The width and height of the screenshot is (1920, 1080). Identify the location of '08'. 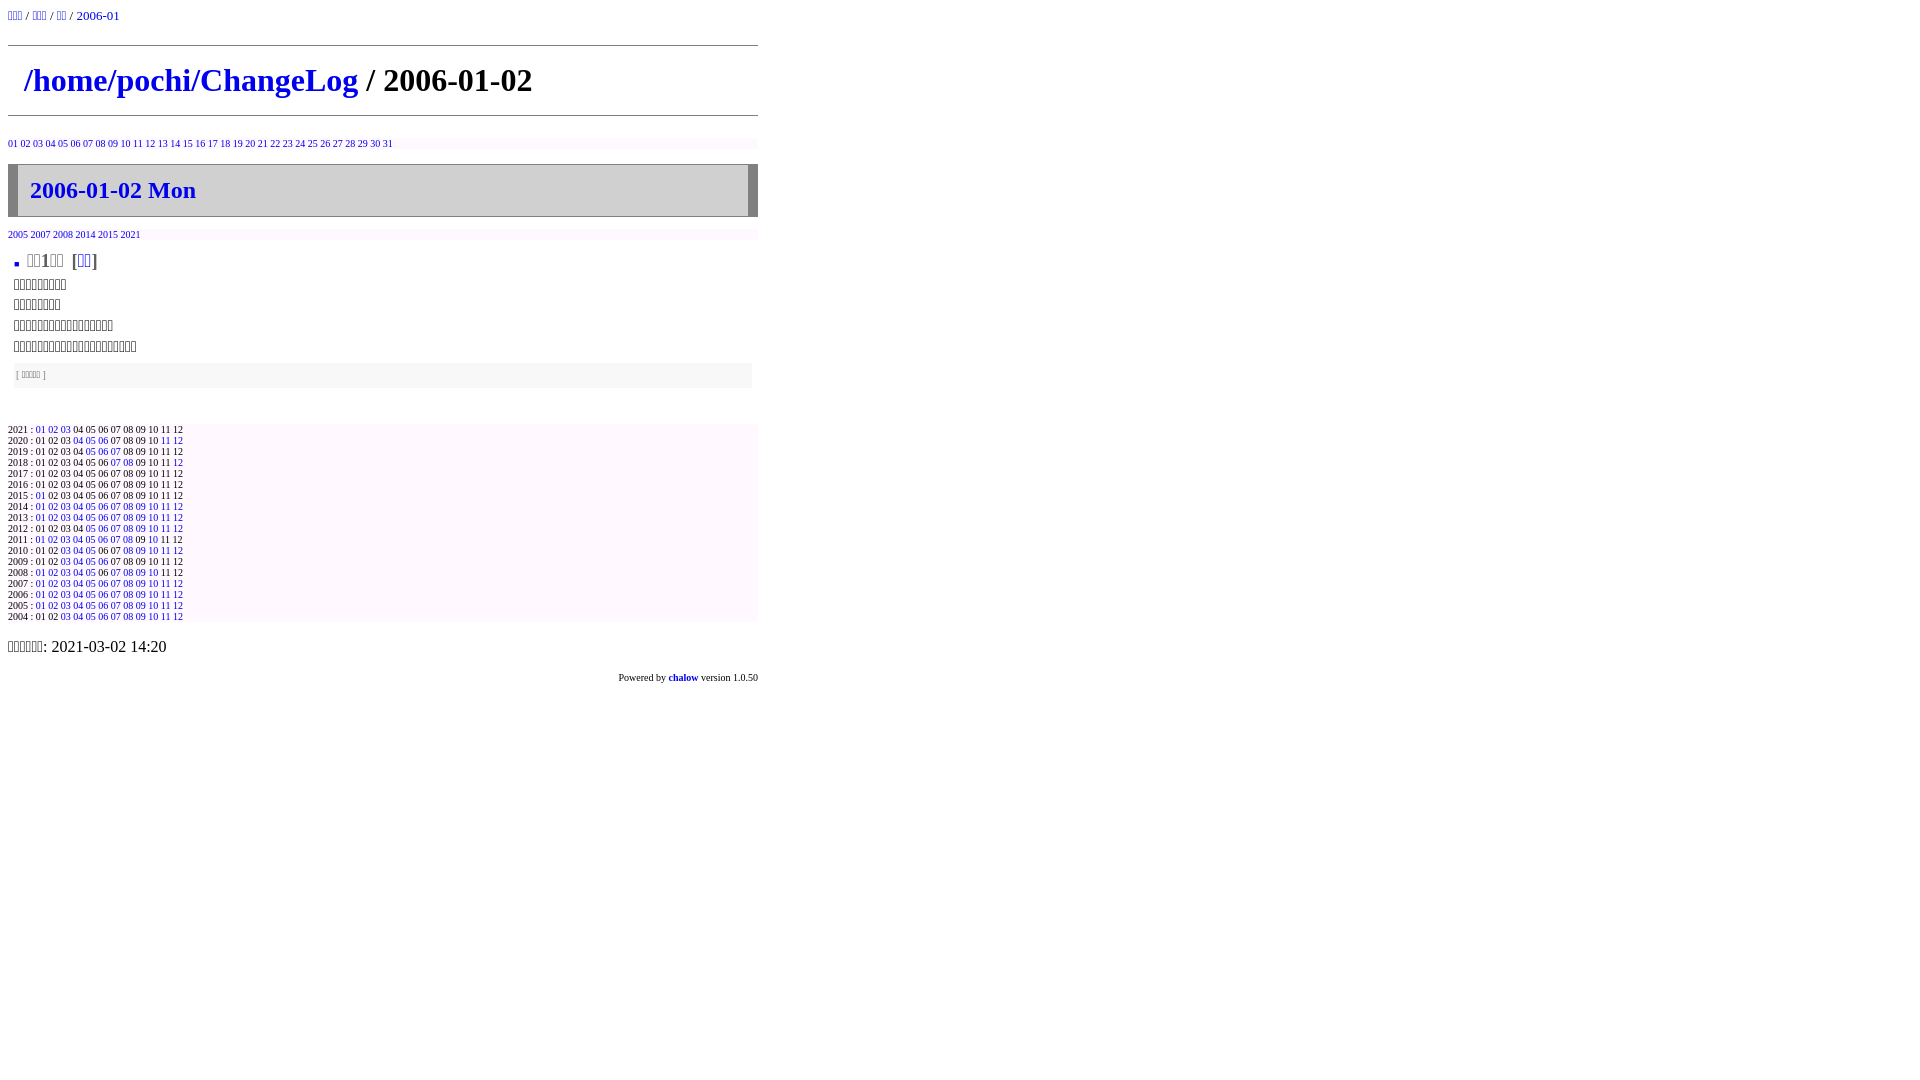
(127, 516).